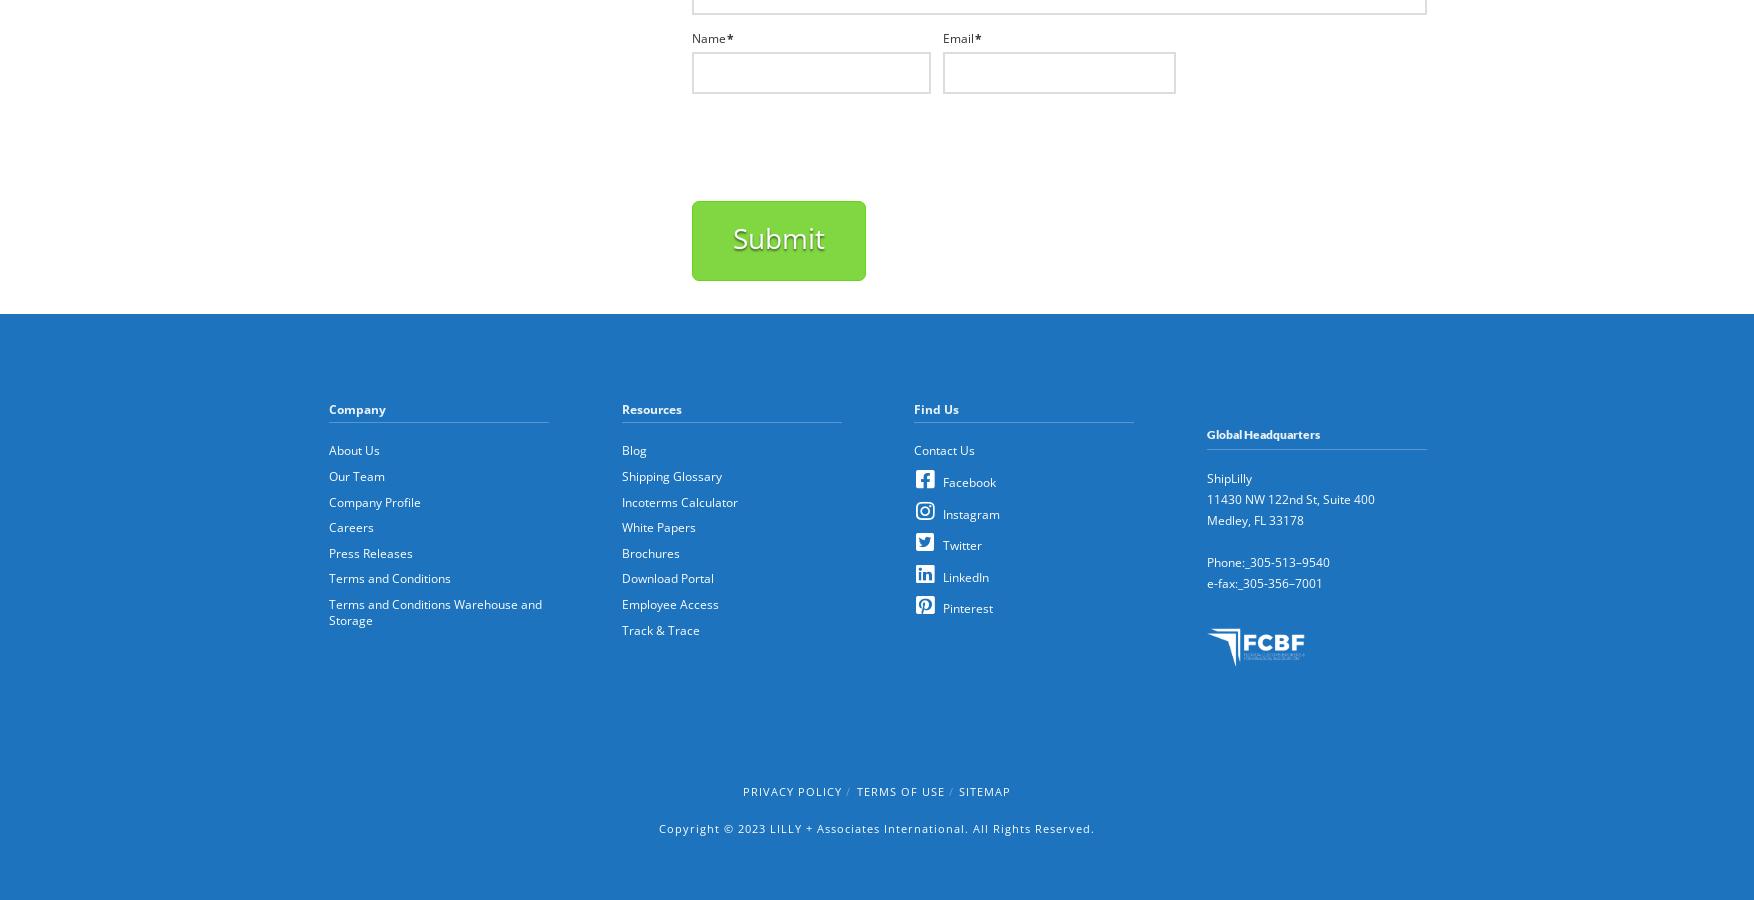 The width and height of the screenshot is (1754, 900). What do you see at coordinates (659, 628) in the screenshot?
I see `'Track & Trace'` at bounding box center [659, 628].